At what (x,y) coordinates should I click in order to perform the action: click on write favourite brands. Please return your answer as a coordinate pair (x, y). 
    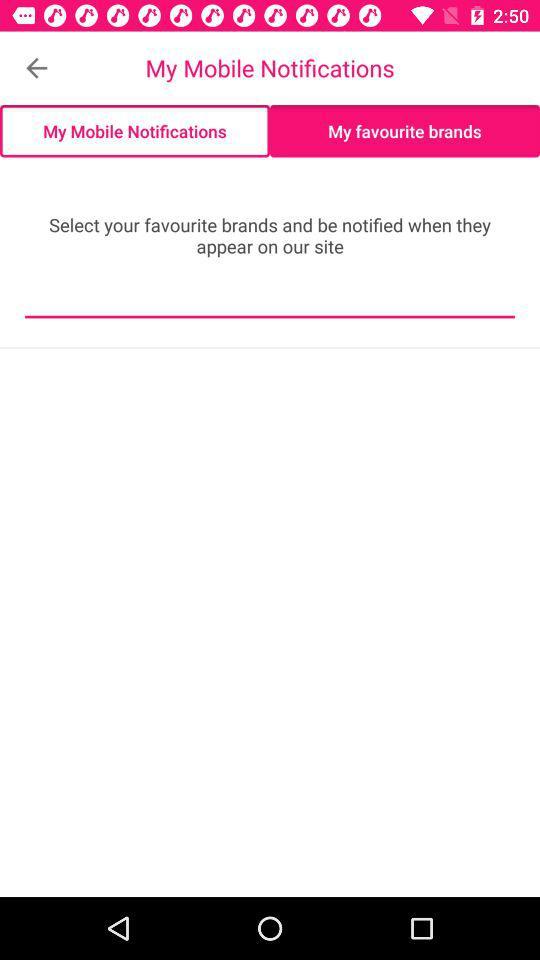
    Looking at the image, I should click on (270, 302).